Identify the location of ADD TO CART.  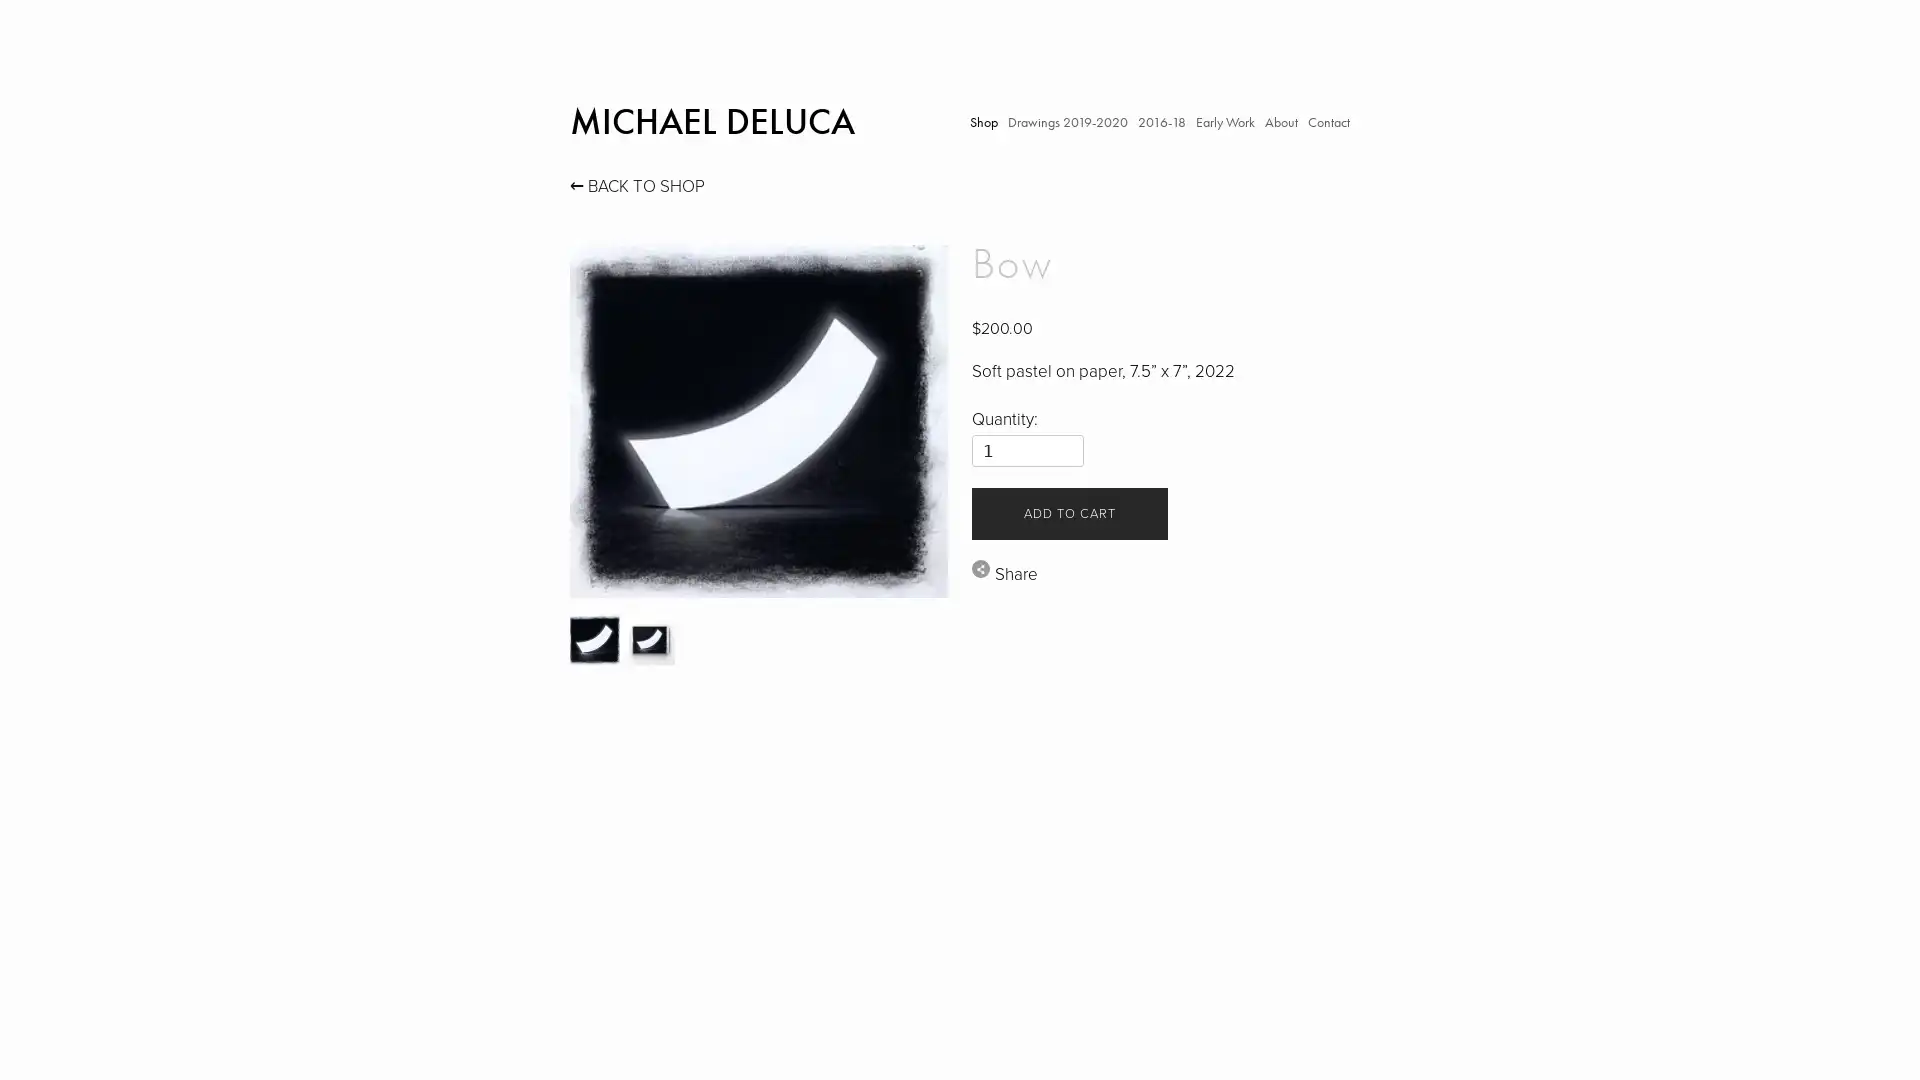
(1068, 512).